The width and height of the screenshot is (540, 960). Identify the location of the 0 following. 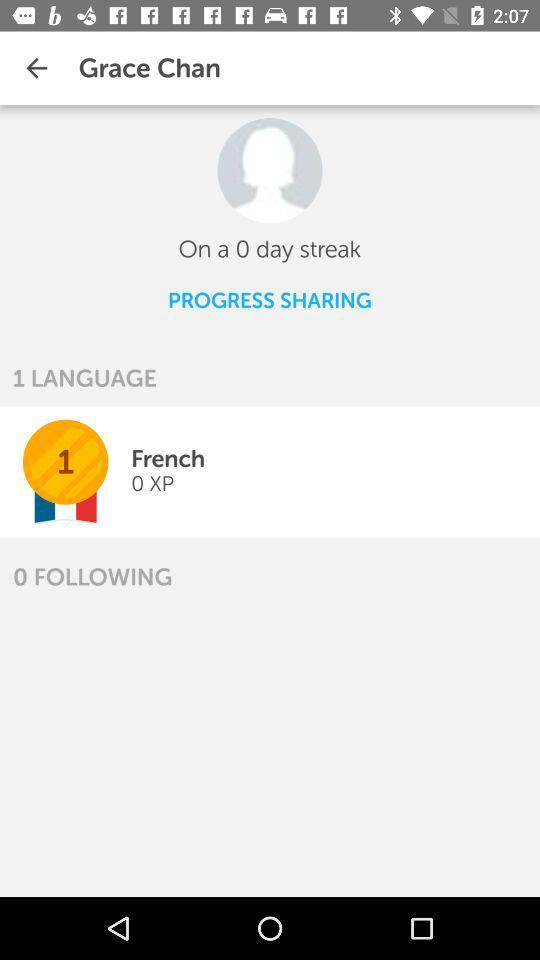
(91, 577).